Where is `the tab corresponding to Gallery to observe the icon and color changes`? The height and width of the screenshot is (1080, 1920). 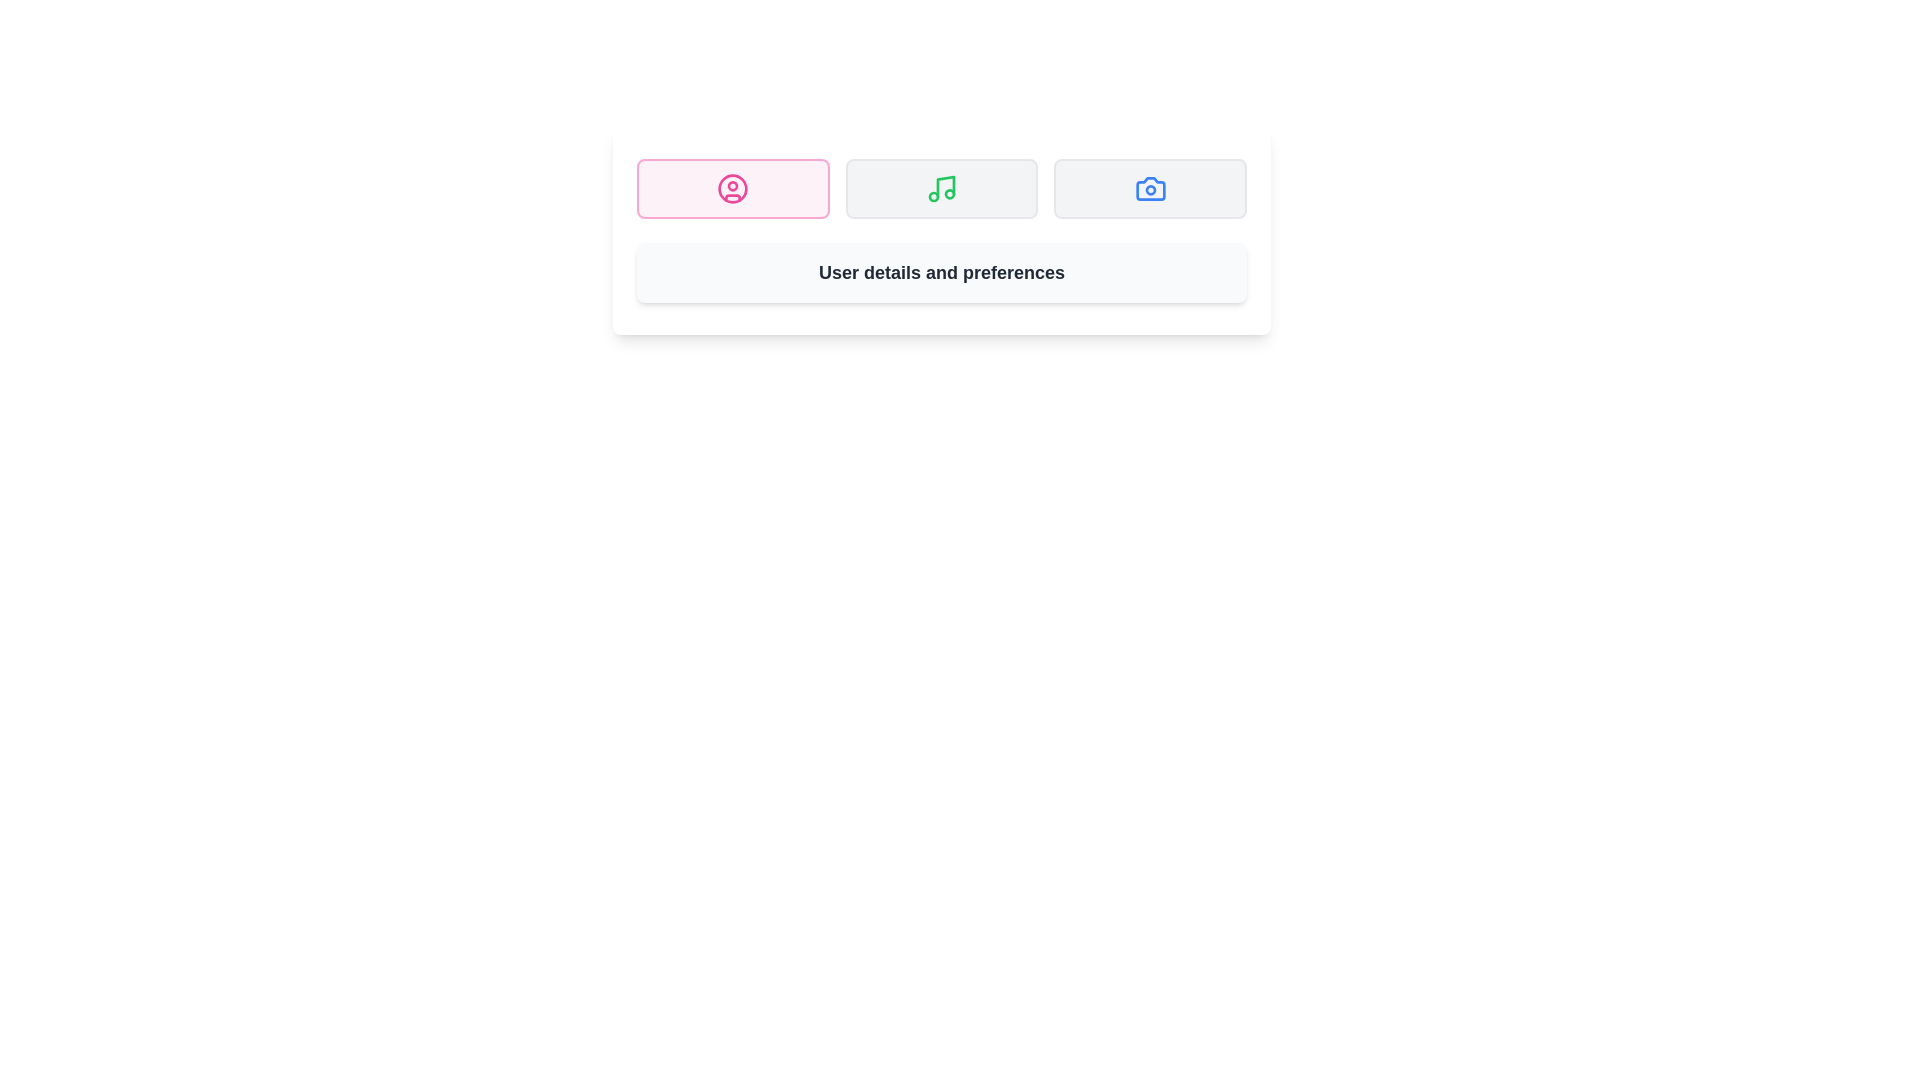
the tab corresponding to Gallery to observe the icon and color changes is located at coordinates (1150, 189).